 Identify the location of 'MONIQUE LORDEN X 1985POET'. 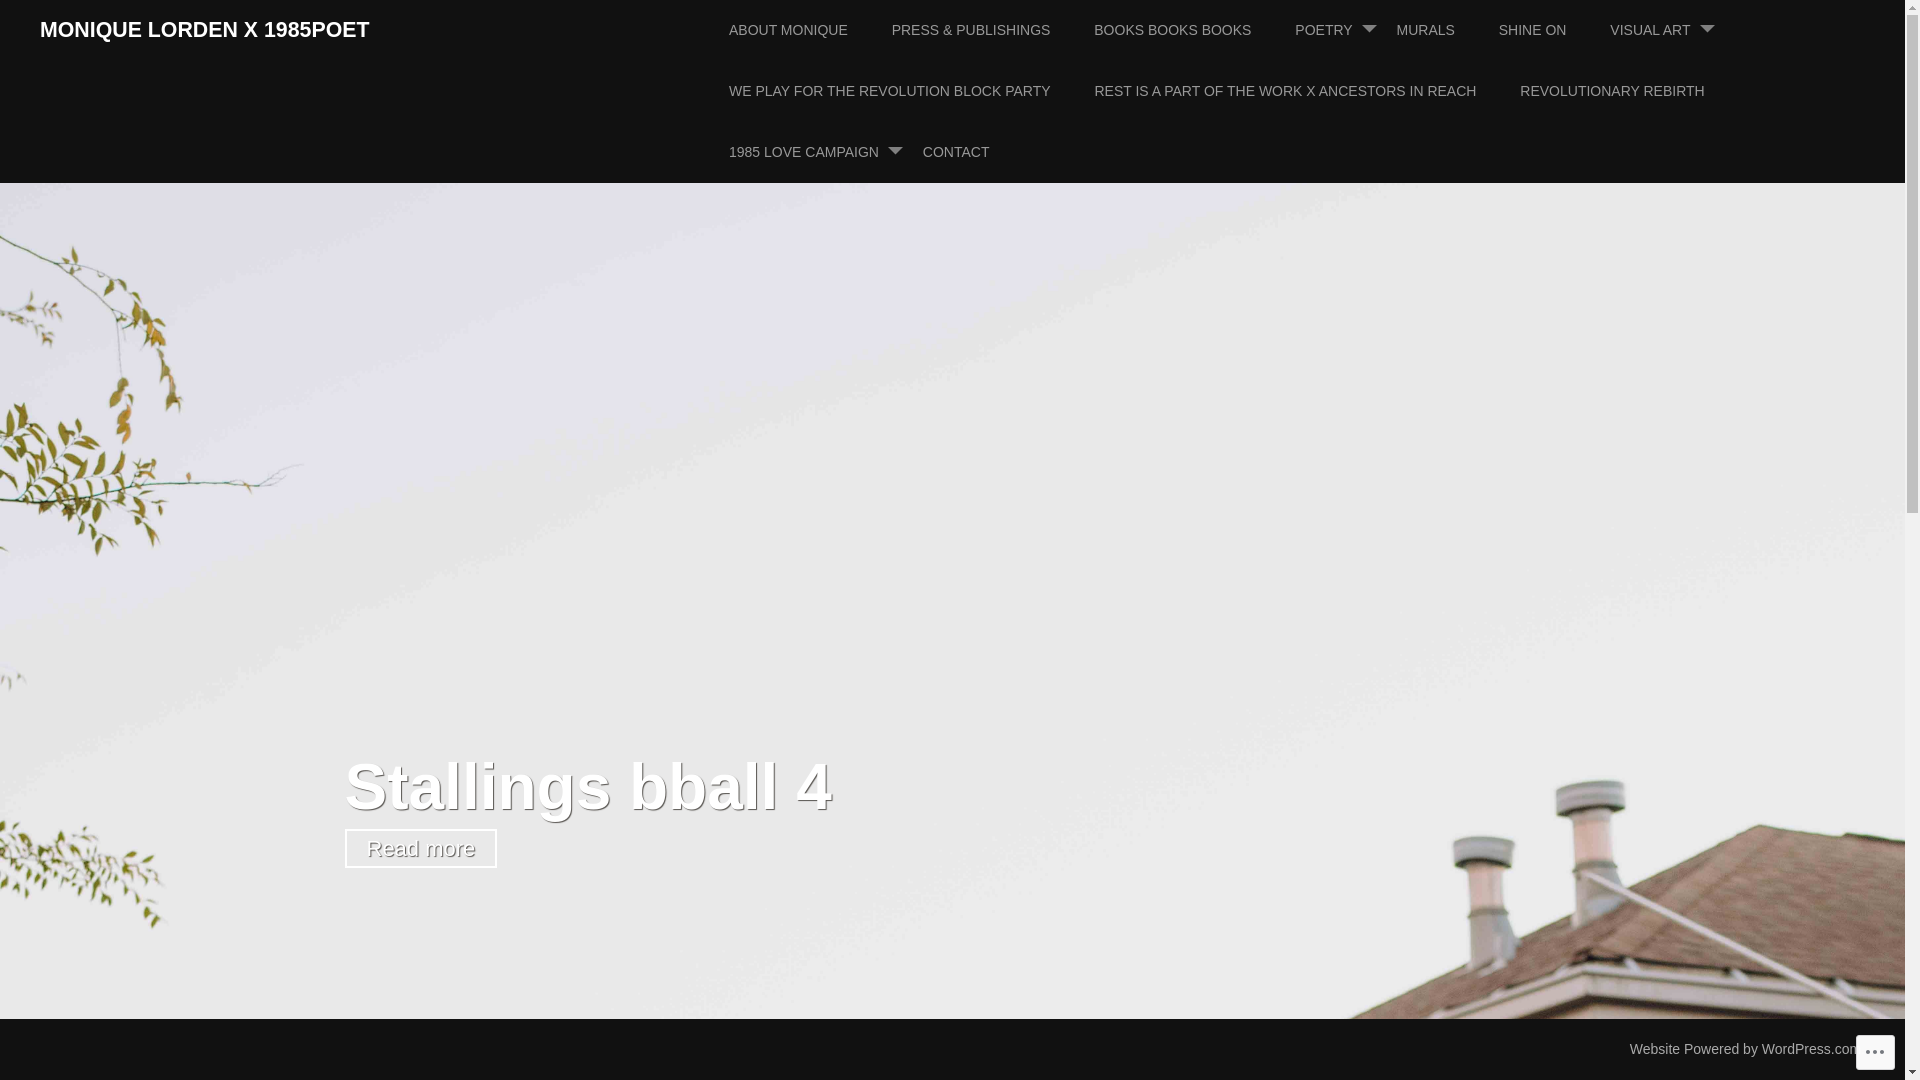
(204, 30).